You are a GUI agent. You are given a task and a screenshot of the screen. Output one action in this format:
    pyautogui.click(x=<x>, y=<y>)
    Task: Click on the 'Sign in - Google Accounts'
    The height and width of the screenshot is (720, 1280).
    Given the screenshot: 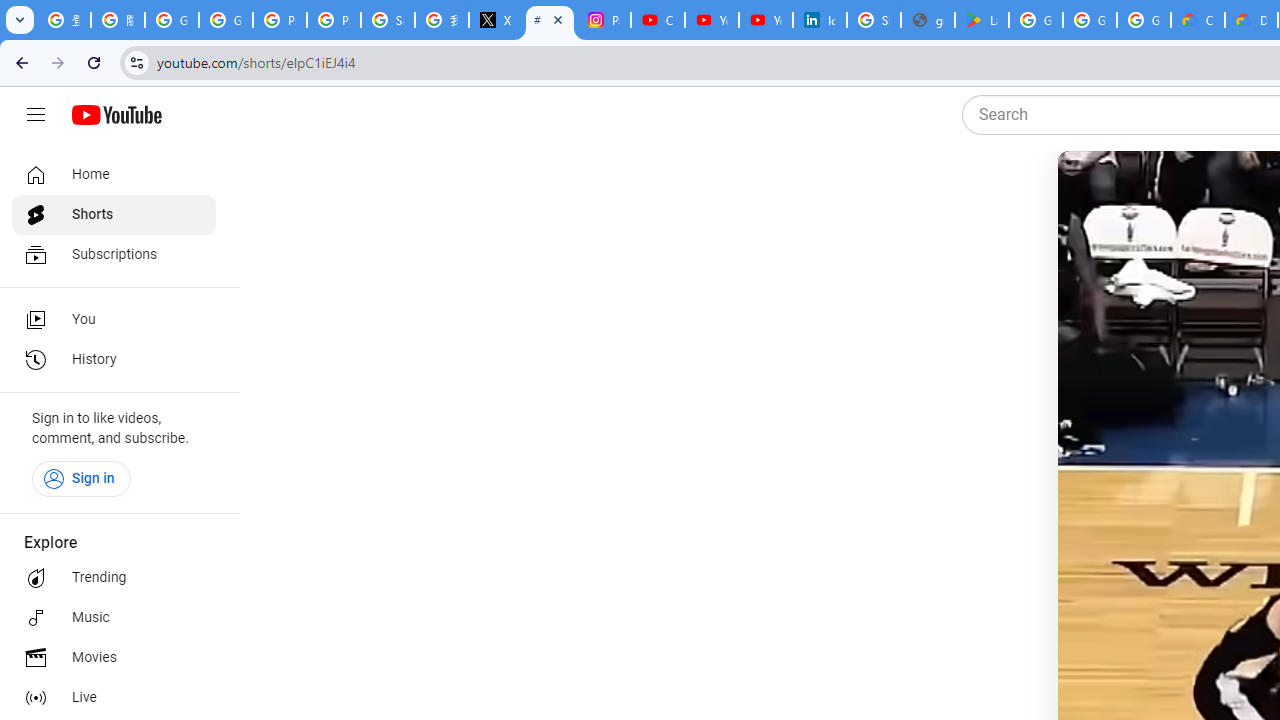 What is the action you would take?
    pyautogui.click(x=874, y=20)
    